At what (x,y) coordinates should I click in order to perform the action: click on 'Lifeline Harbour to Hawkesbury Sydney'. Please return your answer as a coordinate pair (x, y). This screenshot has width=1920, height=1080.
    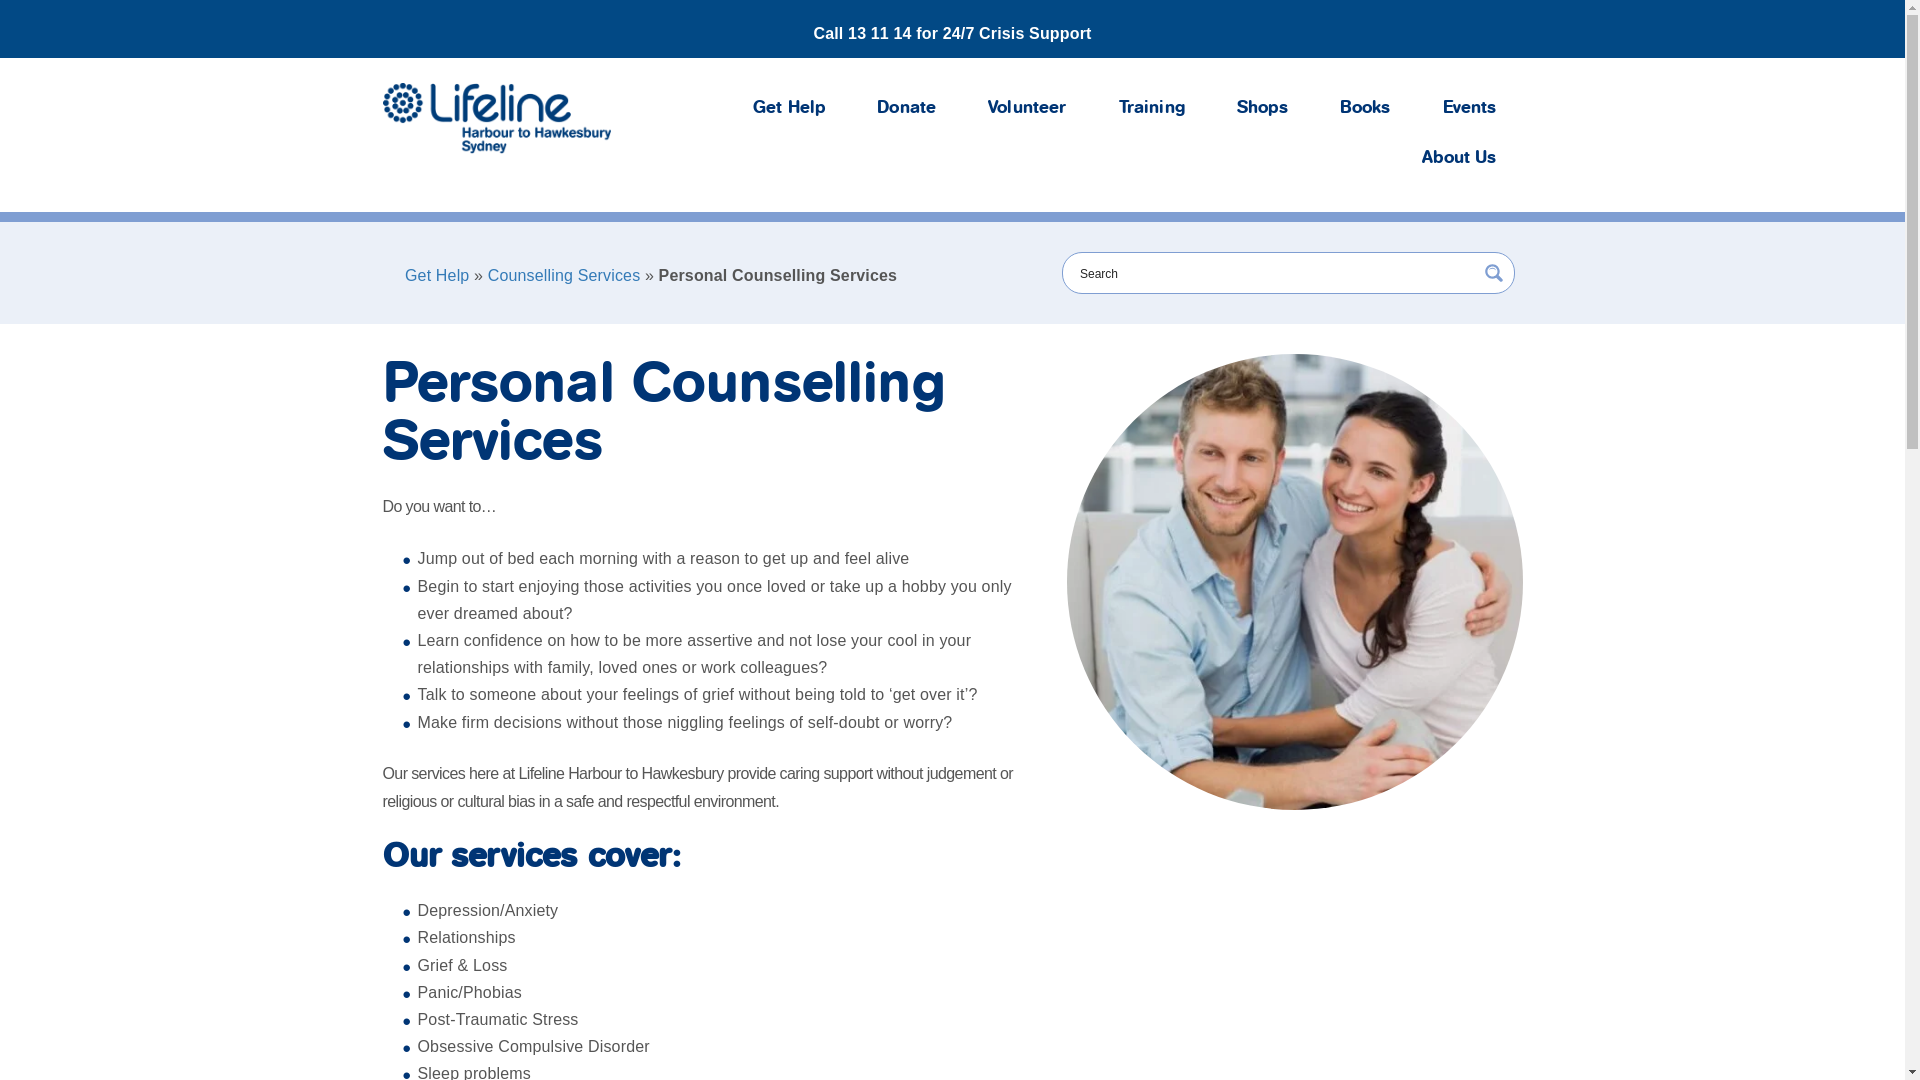
    Looking at the image, I should click on (495, 118).